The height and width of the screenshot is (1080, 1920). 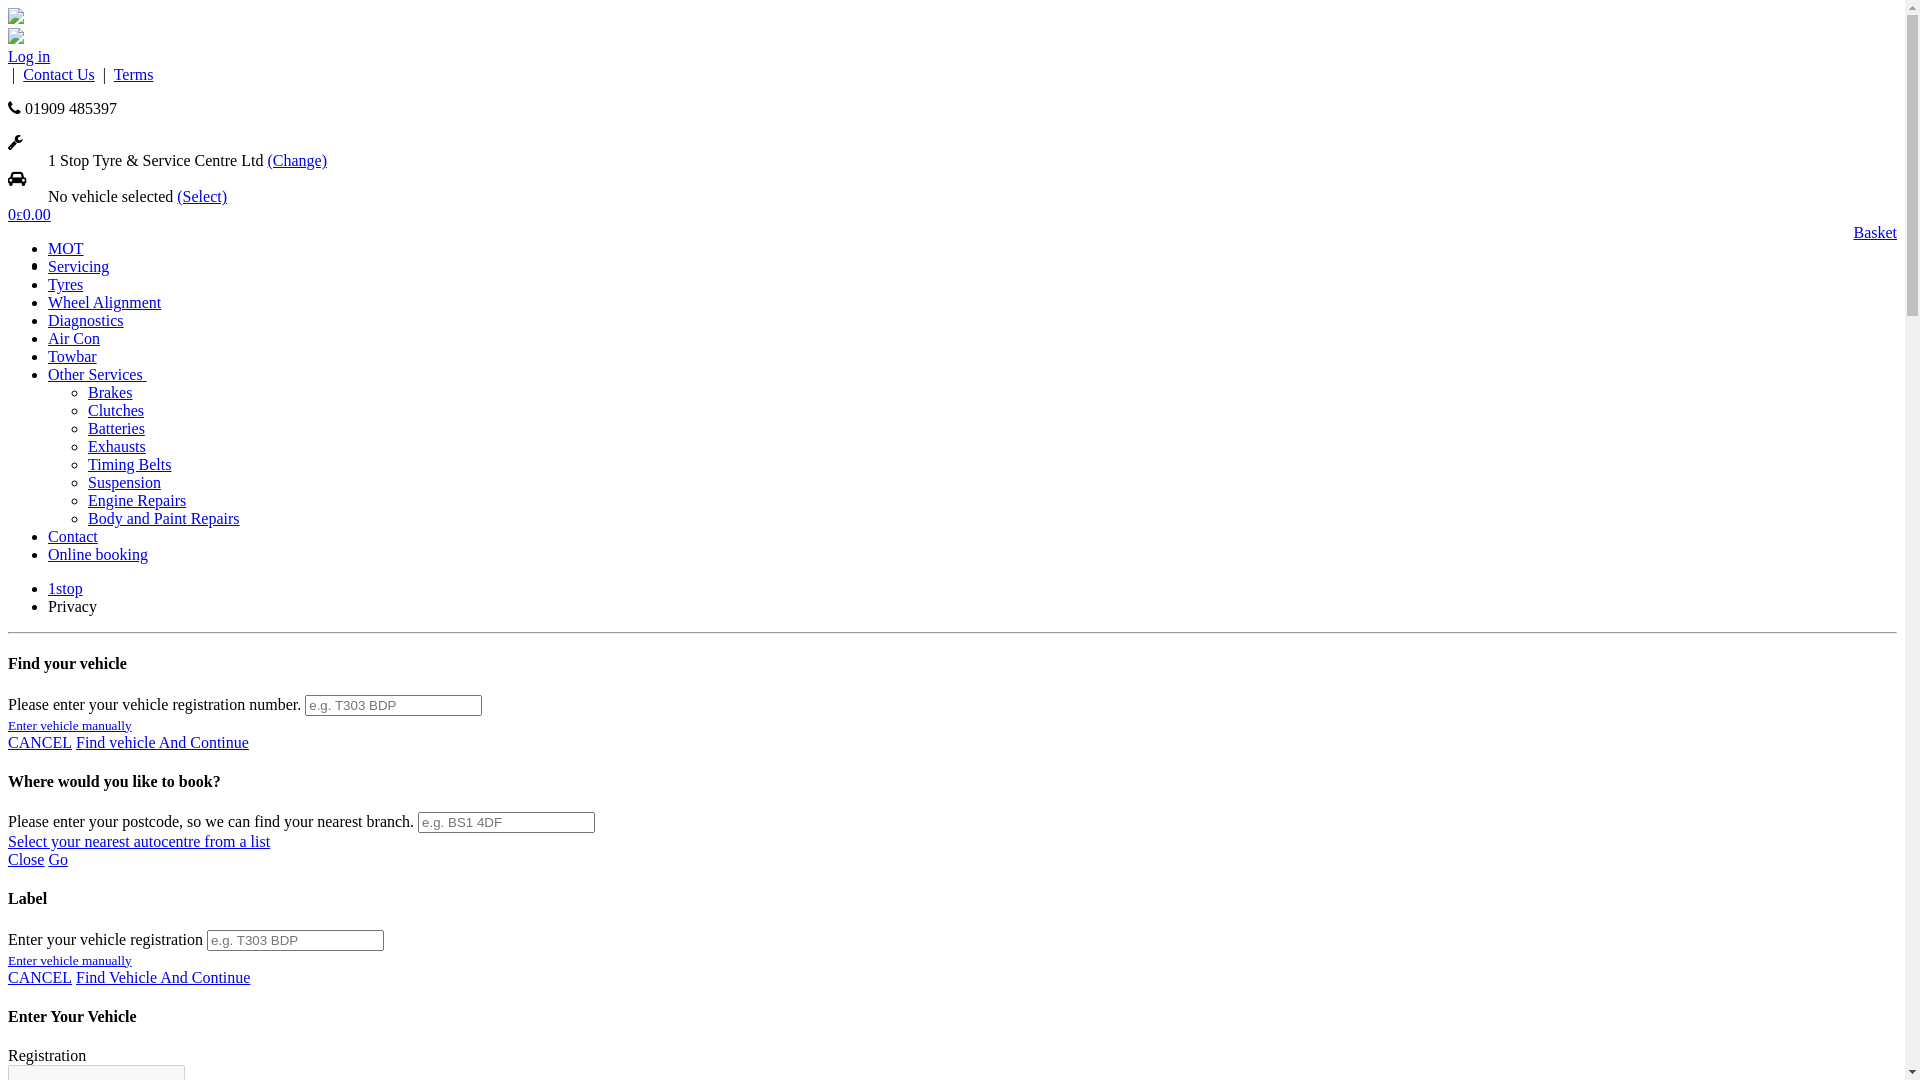 I want to click on 'Suspension', so click(x=123, y=482).